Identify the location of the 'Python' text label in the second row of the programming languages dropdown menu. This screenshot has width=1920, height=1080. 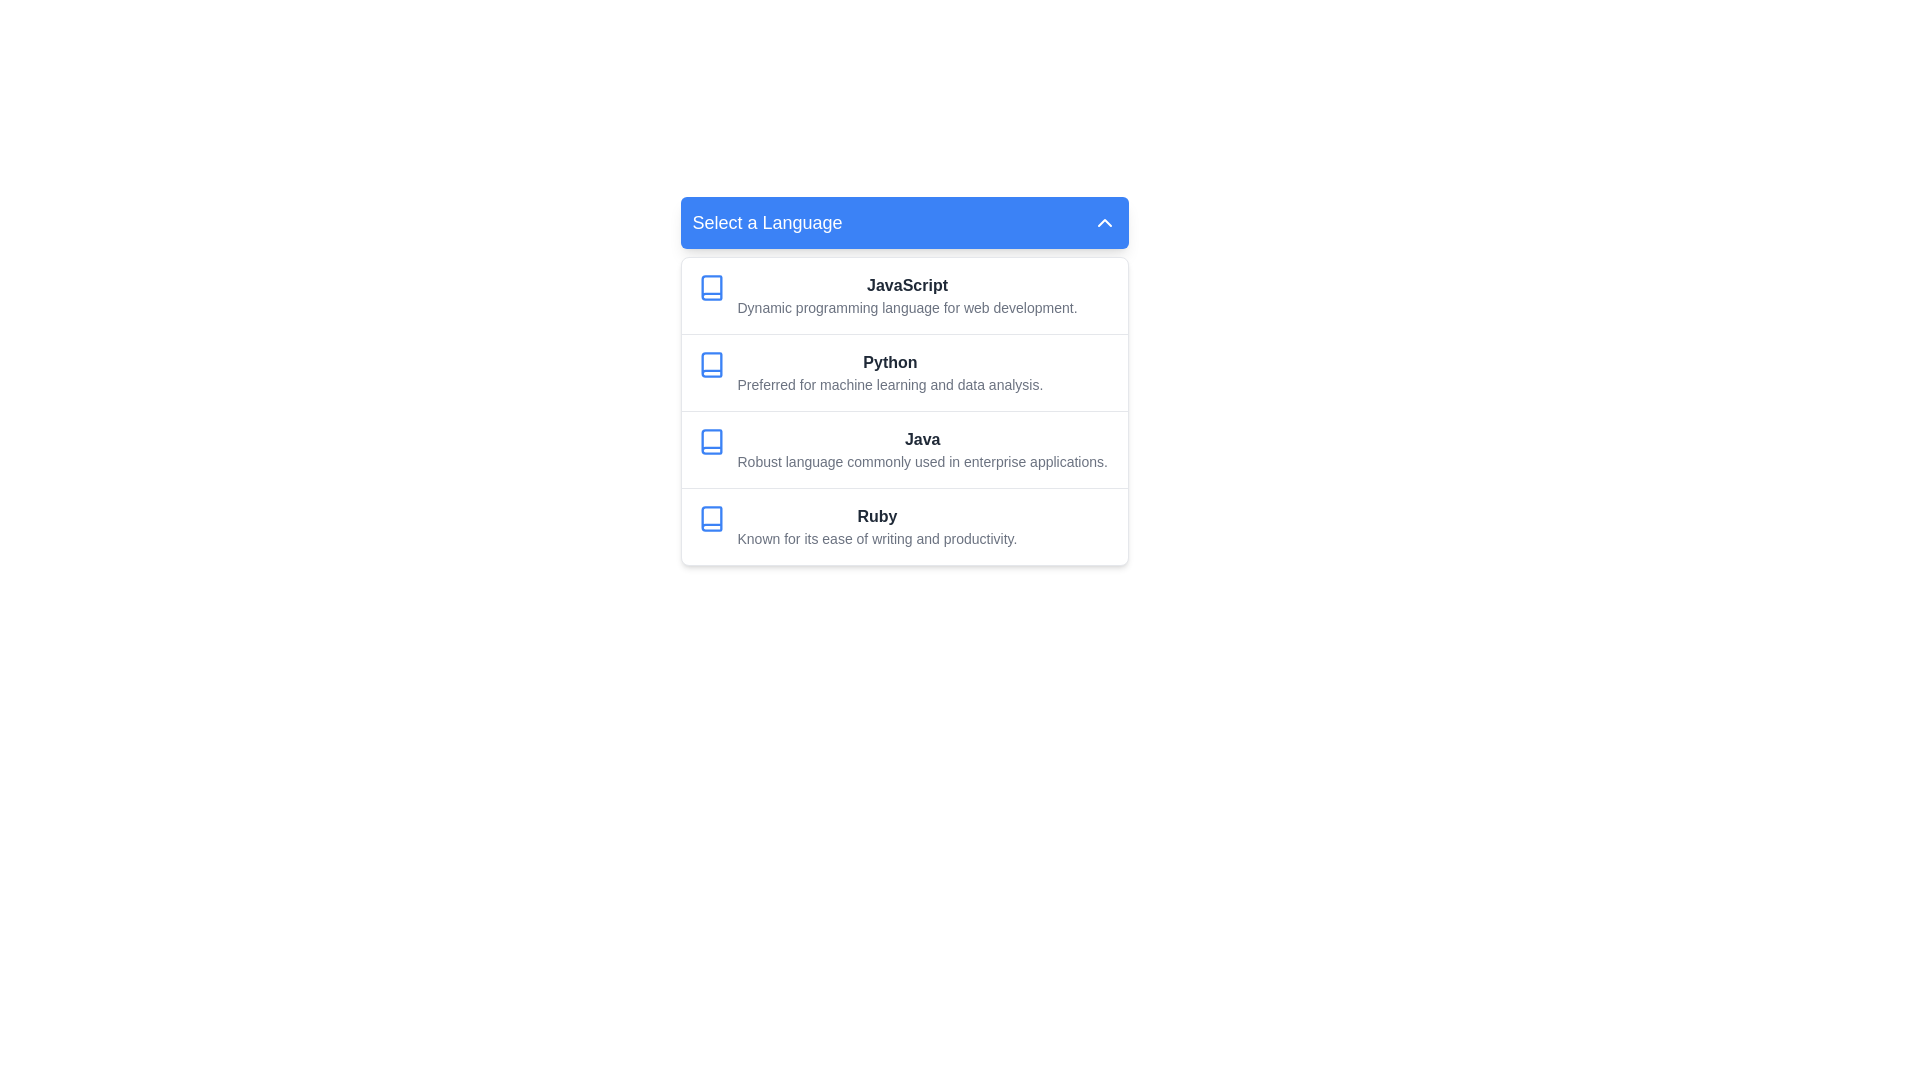
(889, 362).